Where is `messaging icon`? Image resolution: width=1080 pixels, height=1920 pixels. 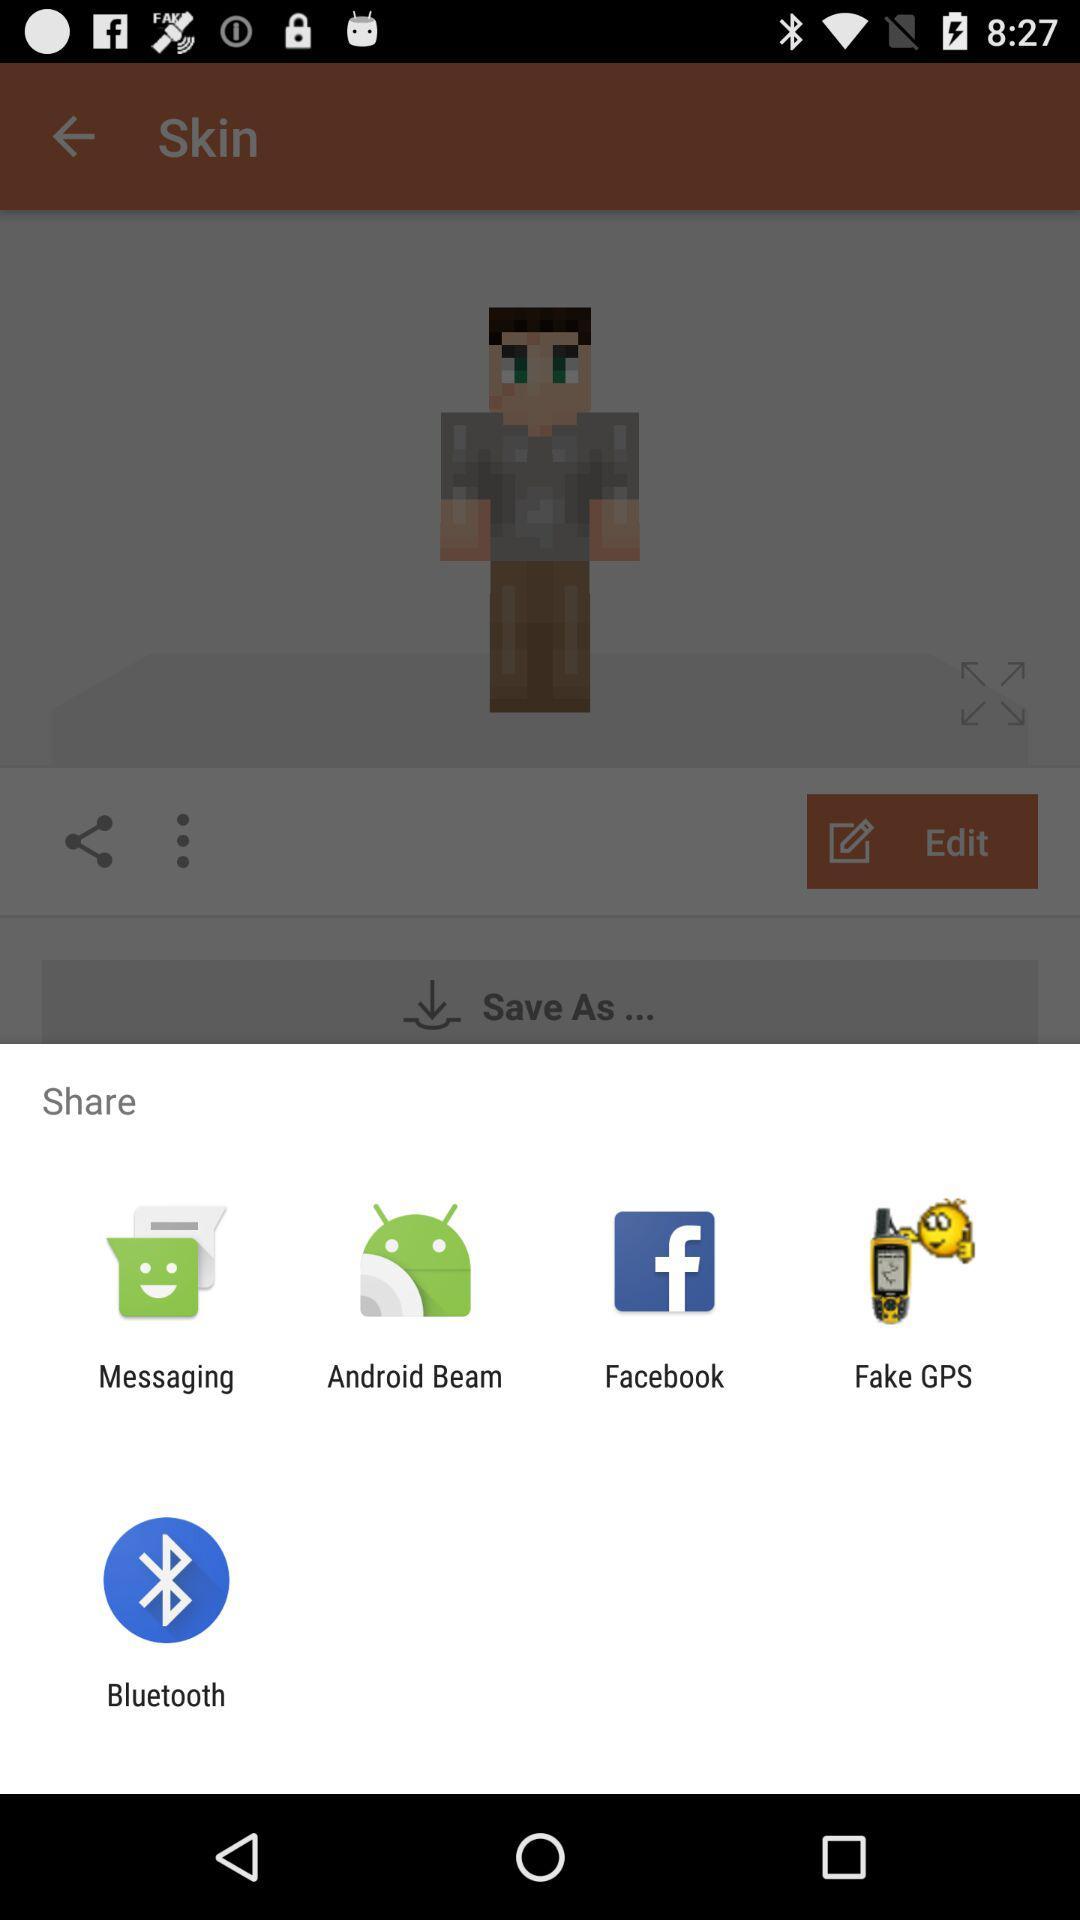
messaging icon is located at coordinates (165, 1392).